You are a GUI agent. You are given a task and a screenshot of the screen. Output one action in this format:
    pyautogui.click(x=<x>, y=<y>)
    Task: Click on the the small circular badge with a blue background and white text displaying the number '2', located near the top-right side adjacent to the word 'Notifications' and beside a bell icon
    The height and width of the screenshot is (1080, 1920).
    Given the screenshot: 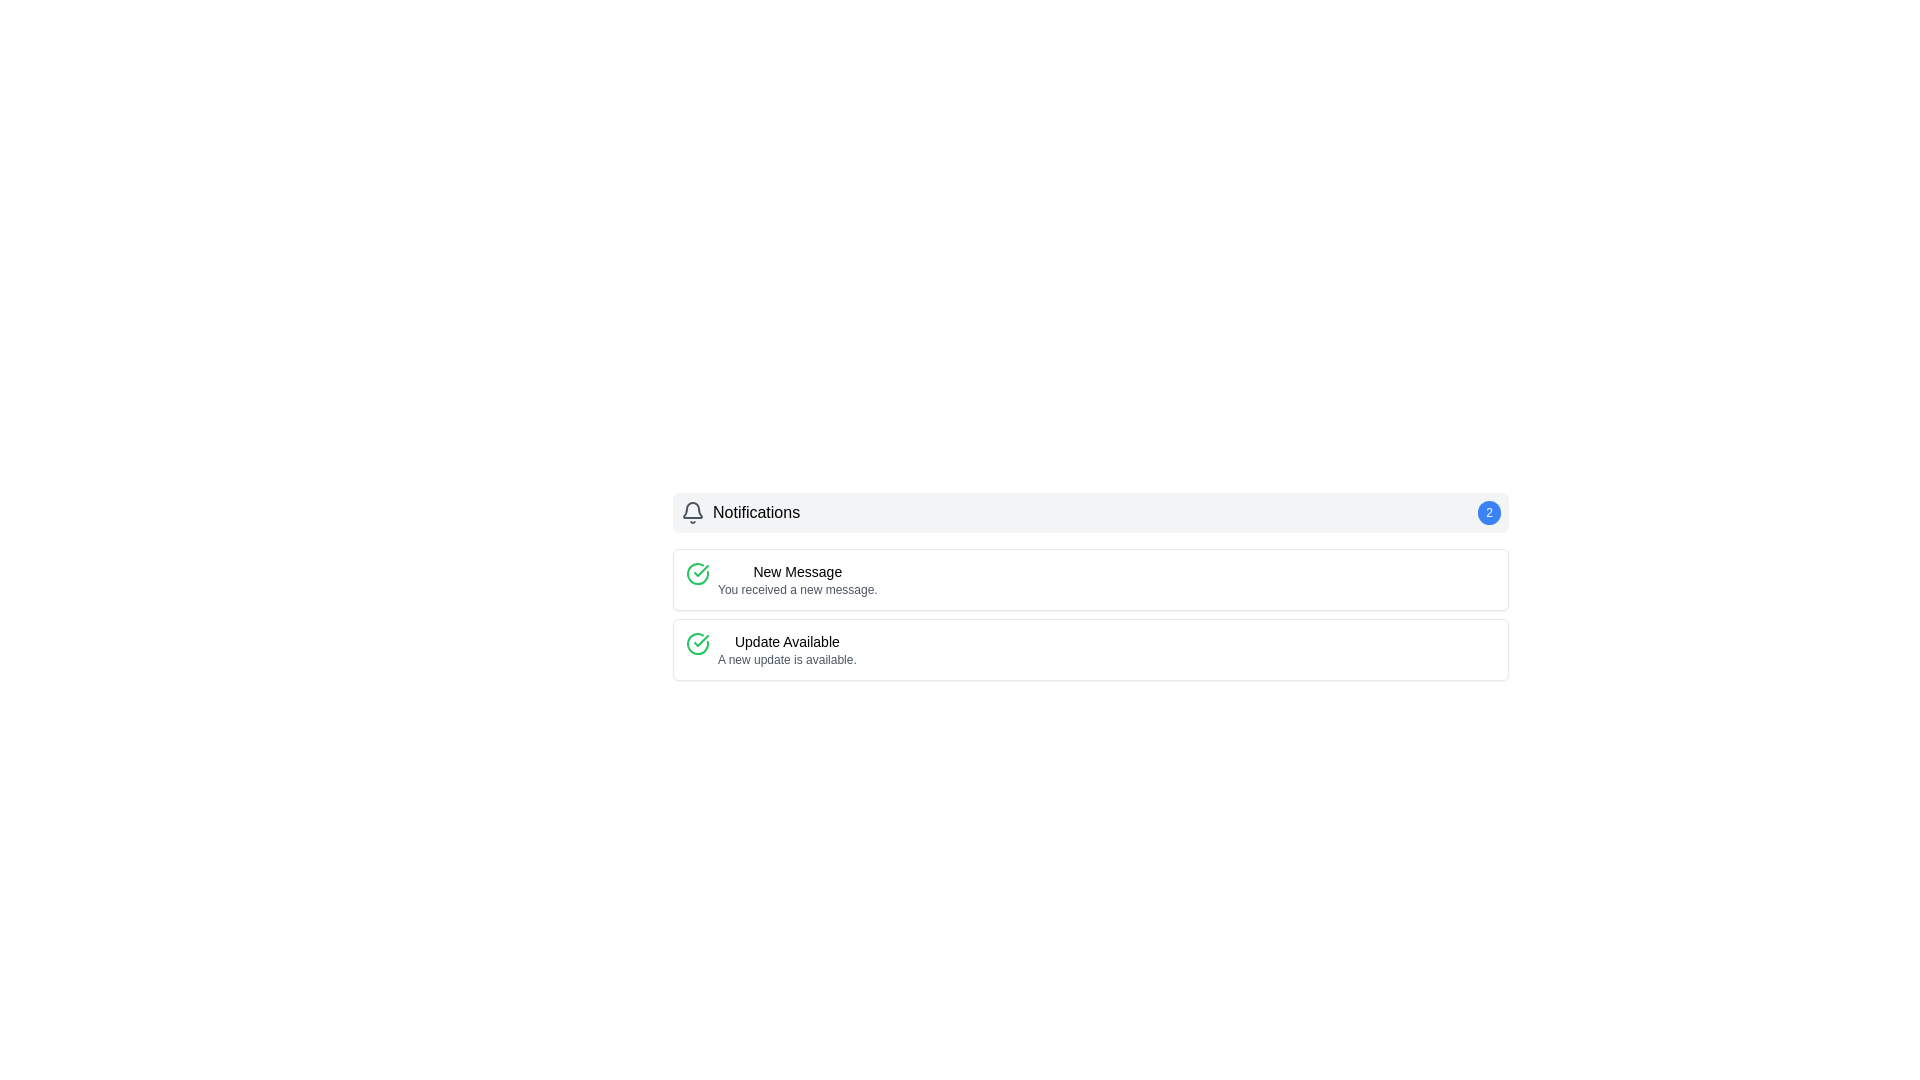 What is the action you would take?
    pyautogui.click(x=1489, y=512)
    